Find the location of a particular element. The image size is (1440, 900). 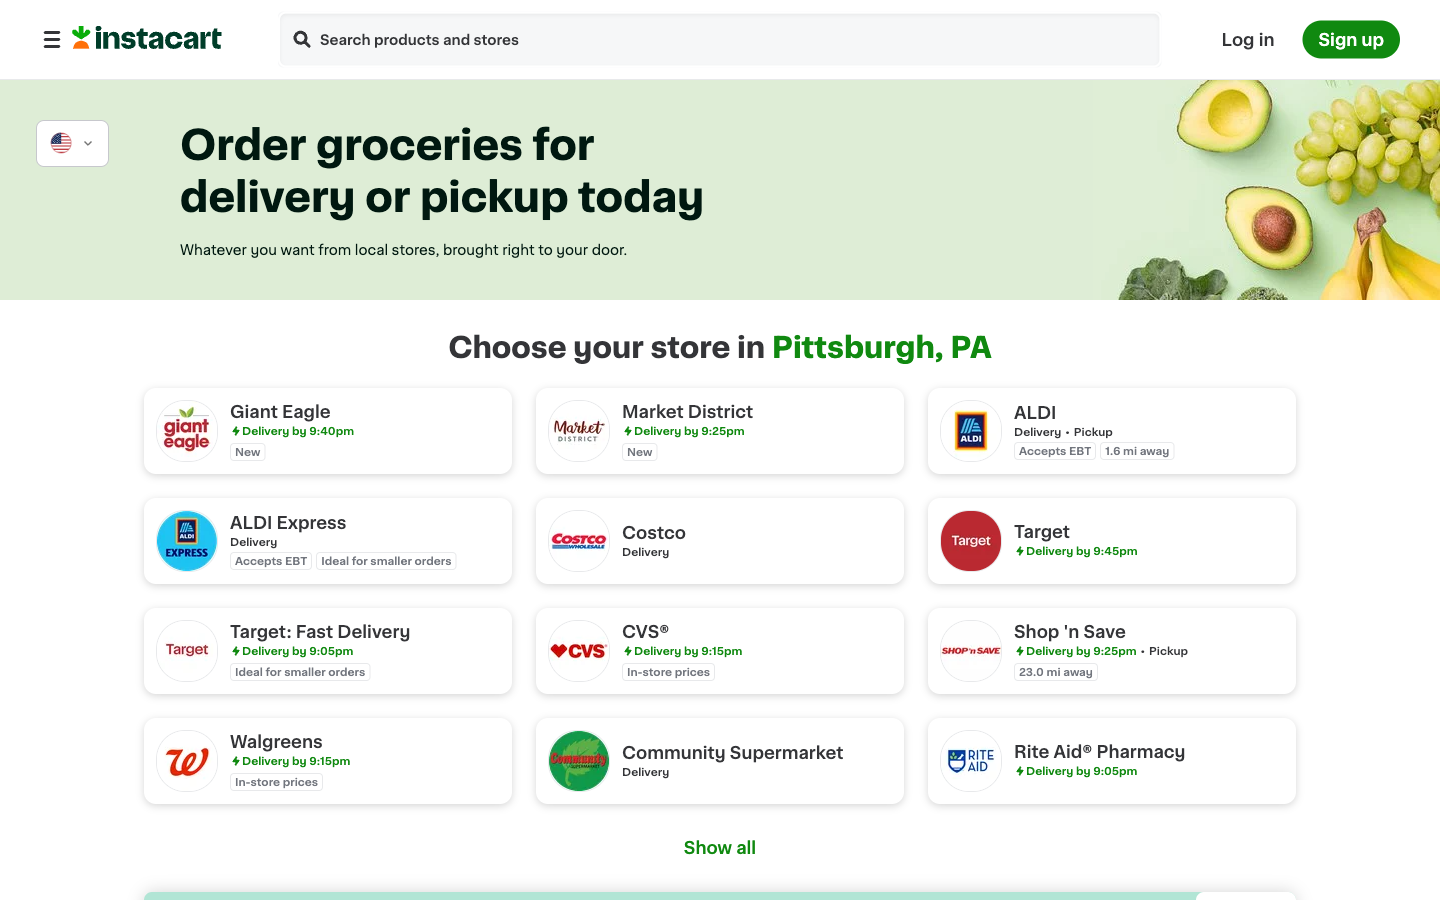

Enable expedited shipping from Target Store is located at coordinates (328, 650).